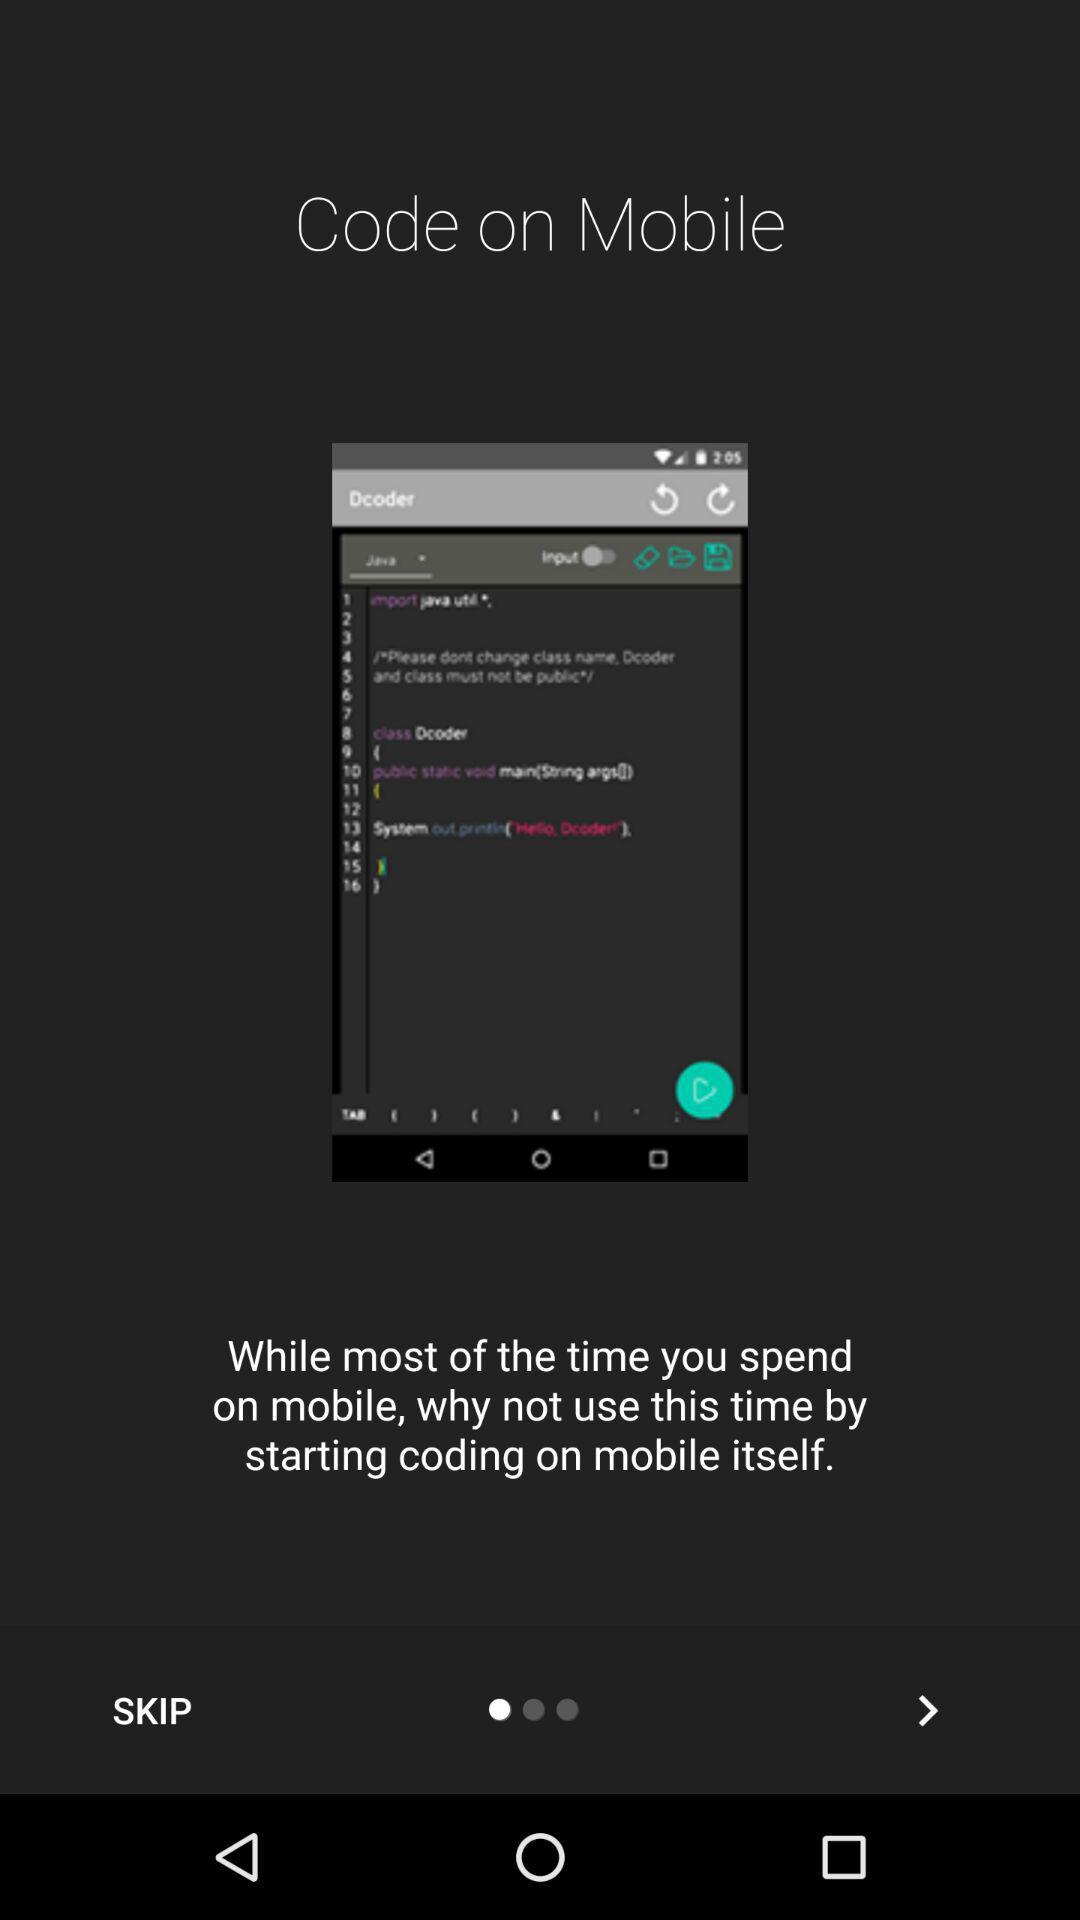 This screenshot has height=1920, width=1080. Describe the element at coordinates (927, 1709) in the screenshot. I see `next slide` at that location.